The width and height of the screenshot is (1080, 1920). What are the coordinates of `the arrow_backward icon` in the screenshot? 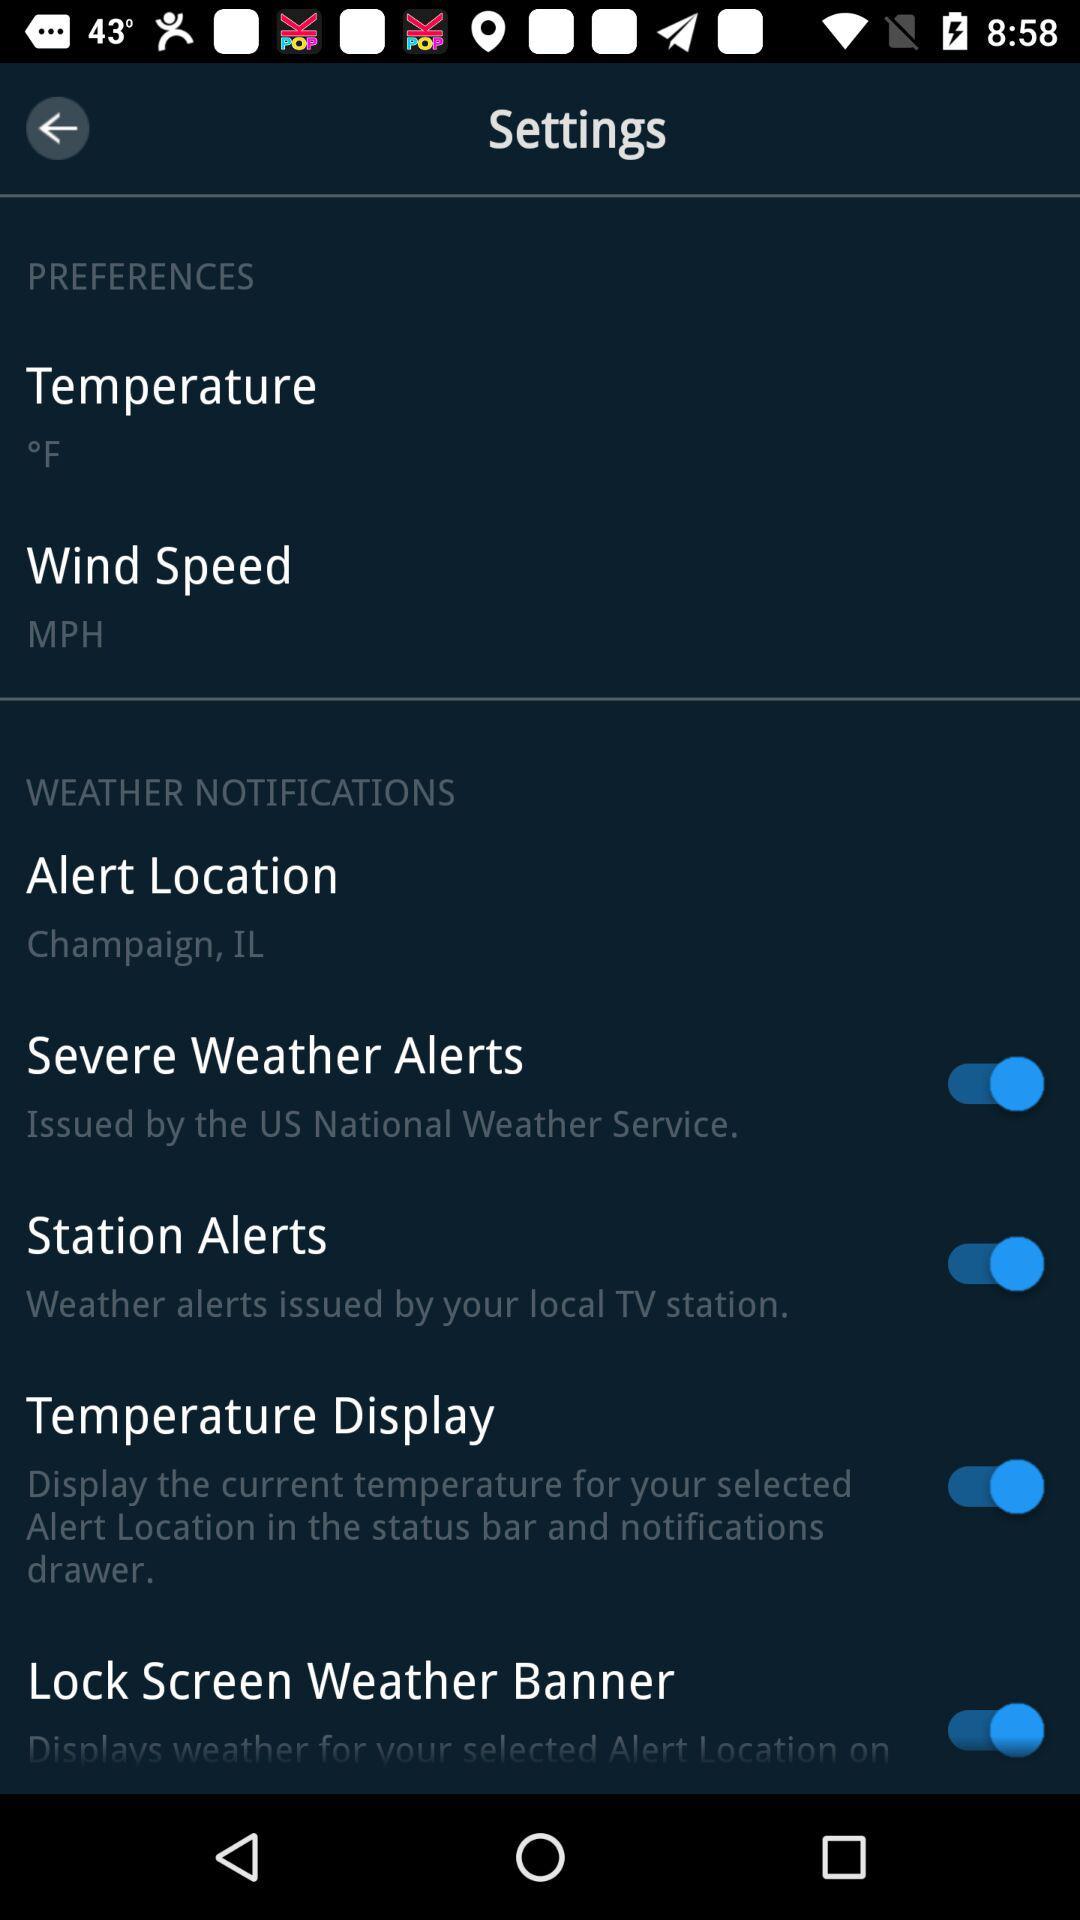 It's located at (56, 127).